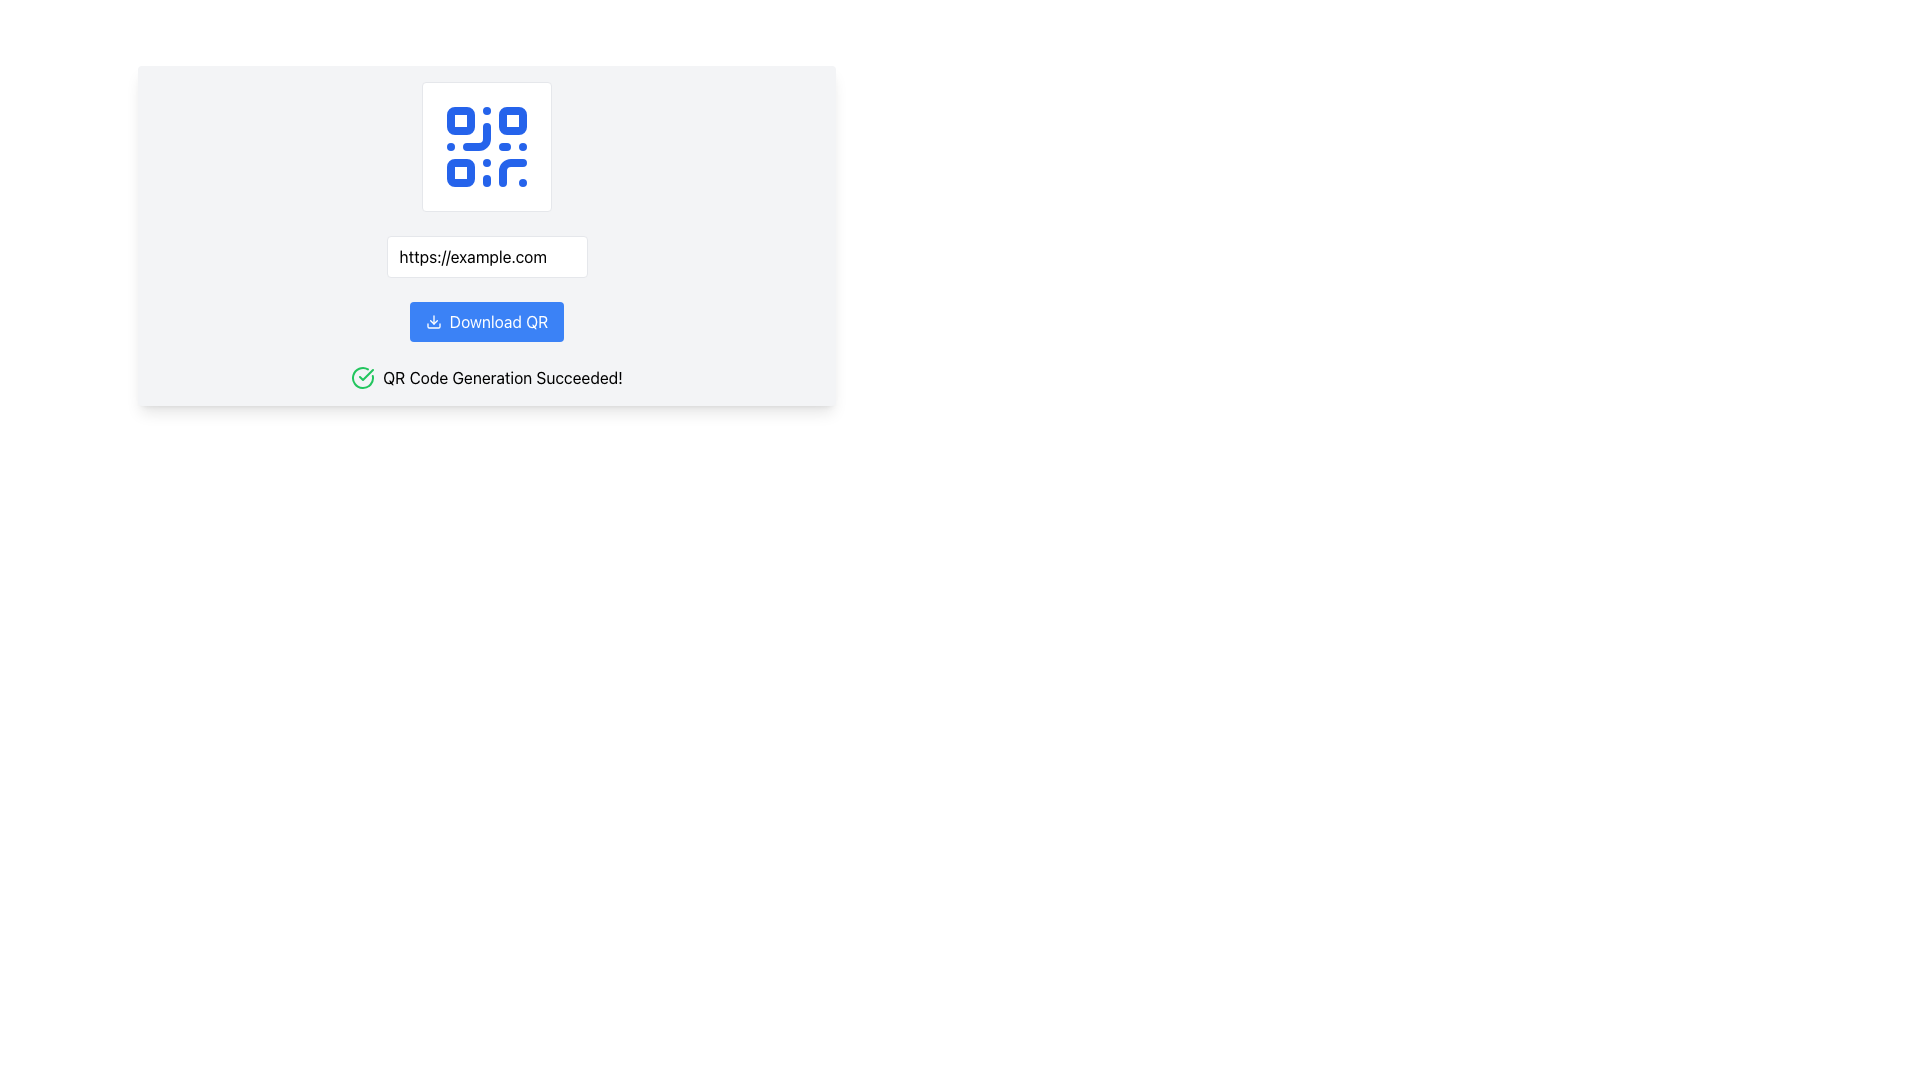 The height and width of the screenshot is (1080, 1920). Describe the element at coordinates (486, 145) in the screenshot. I see `the blue stylized QR code icon which is centrally positioned within a white background and above the 'Download QR' button` at that location.